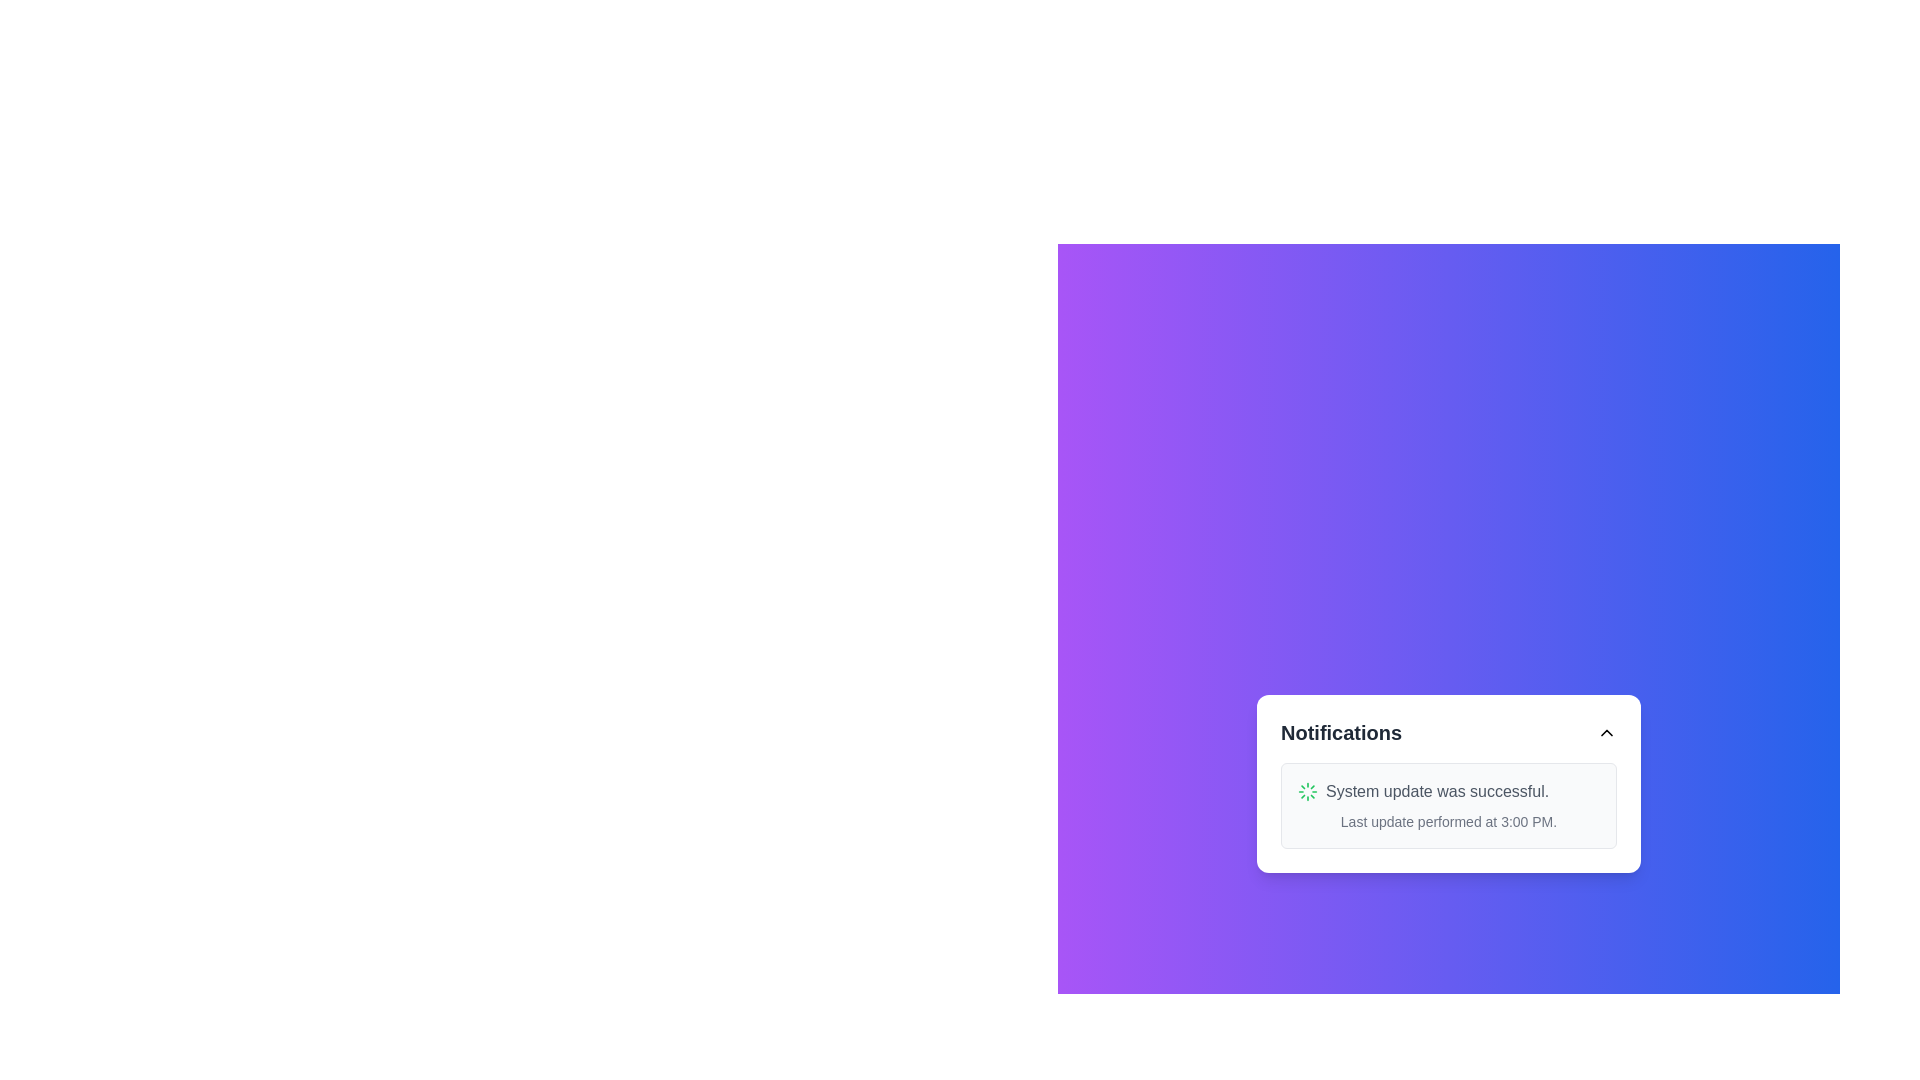  What do you see at coordinates (1341, 732) in the screenshot?
I see `the heading text element located at the top-left of the notification card, which serves as the title for the displayed information` at bounding box center [1341, 732].